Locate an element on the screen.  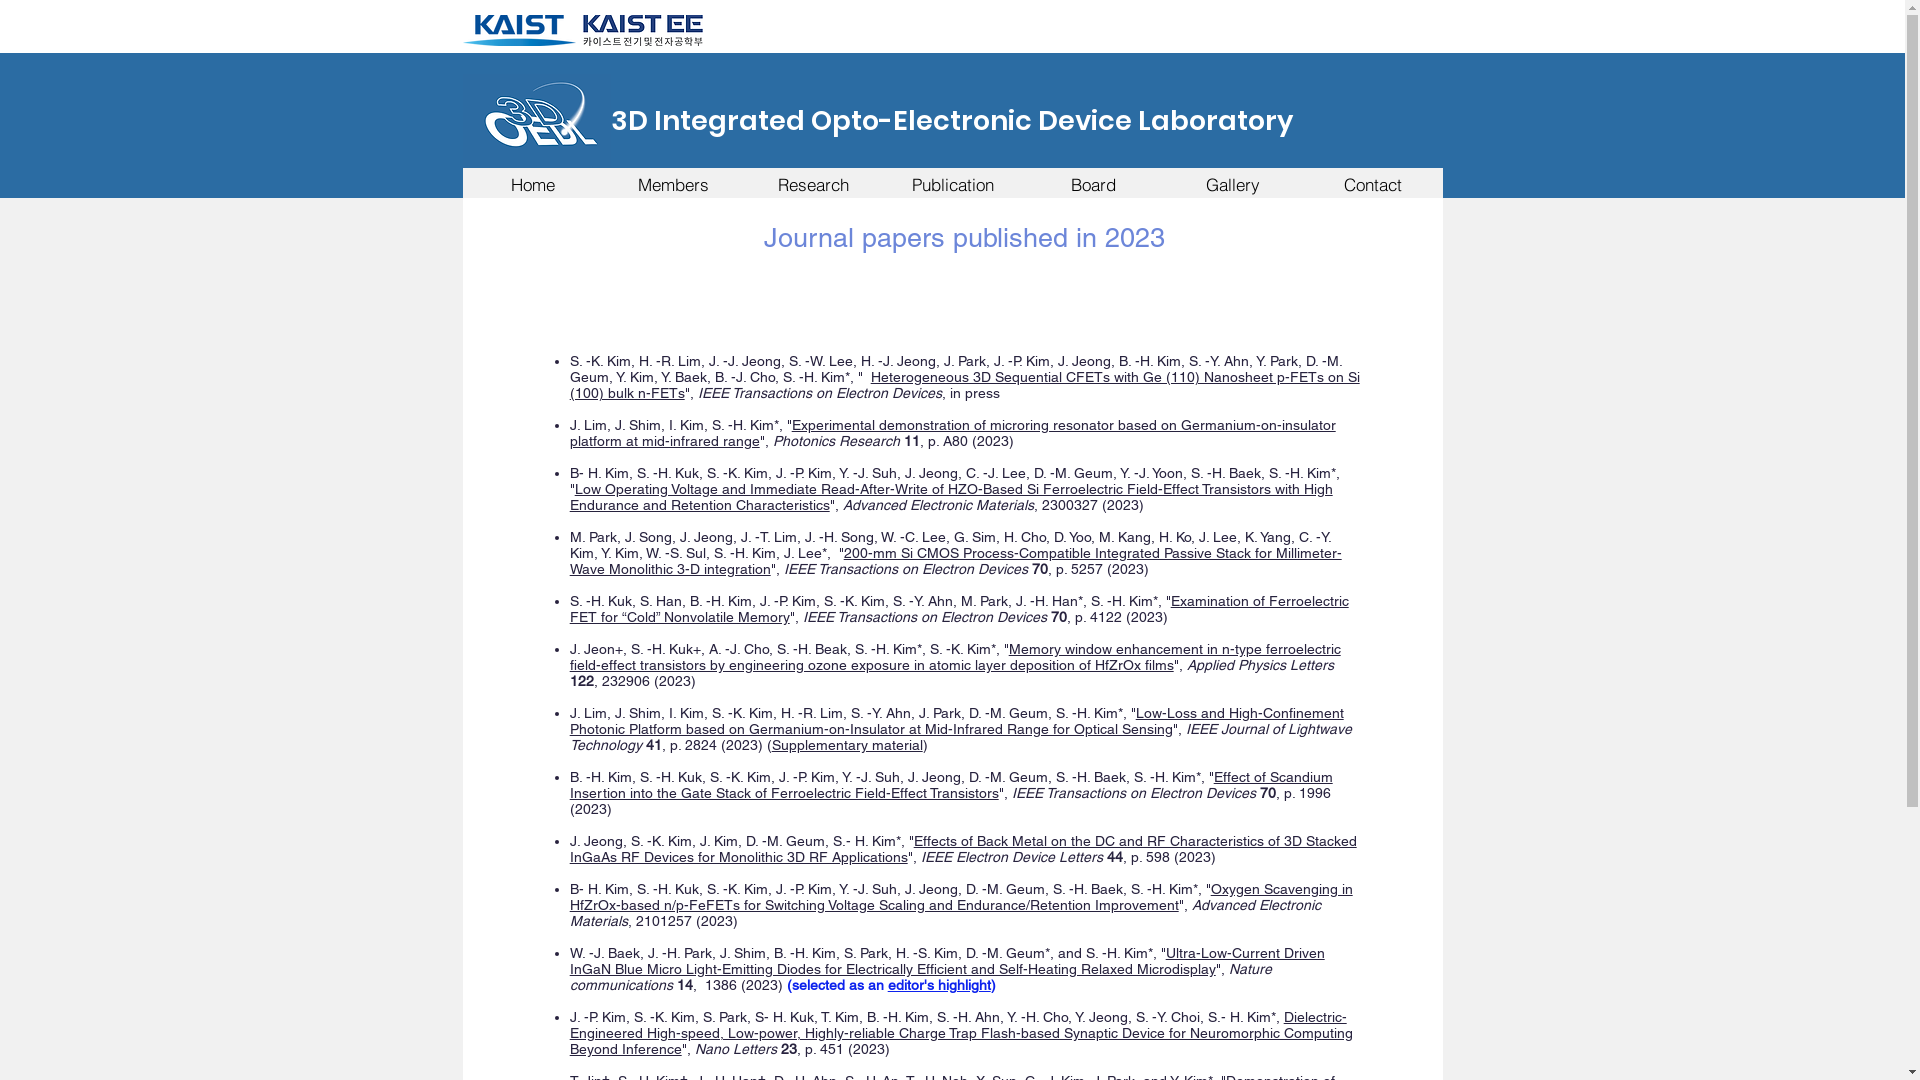
'Board' is located at coordinates (1091, 184).